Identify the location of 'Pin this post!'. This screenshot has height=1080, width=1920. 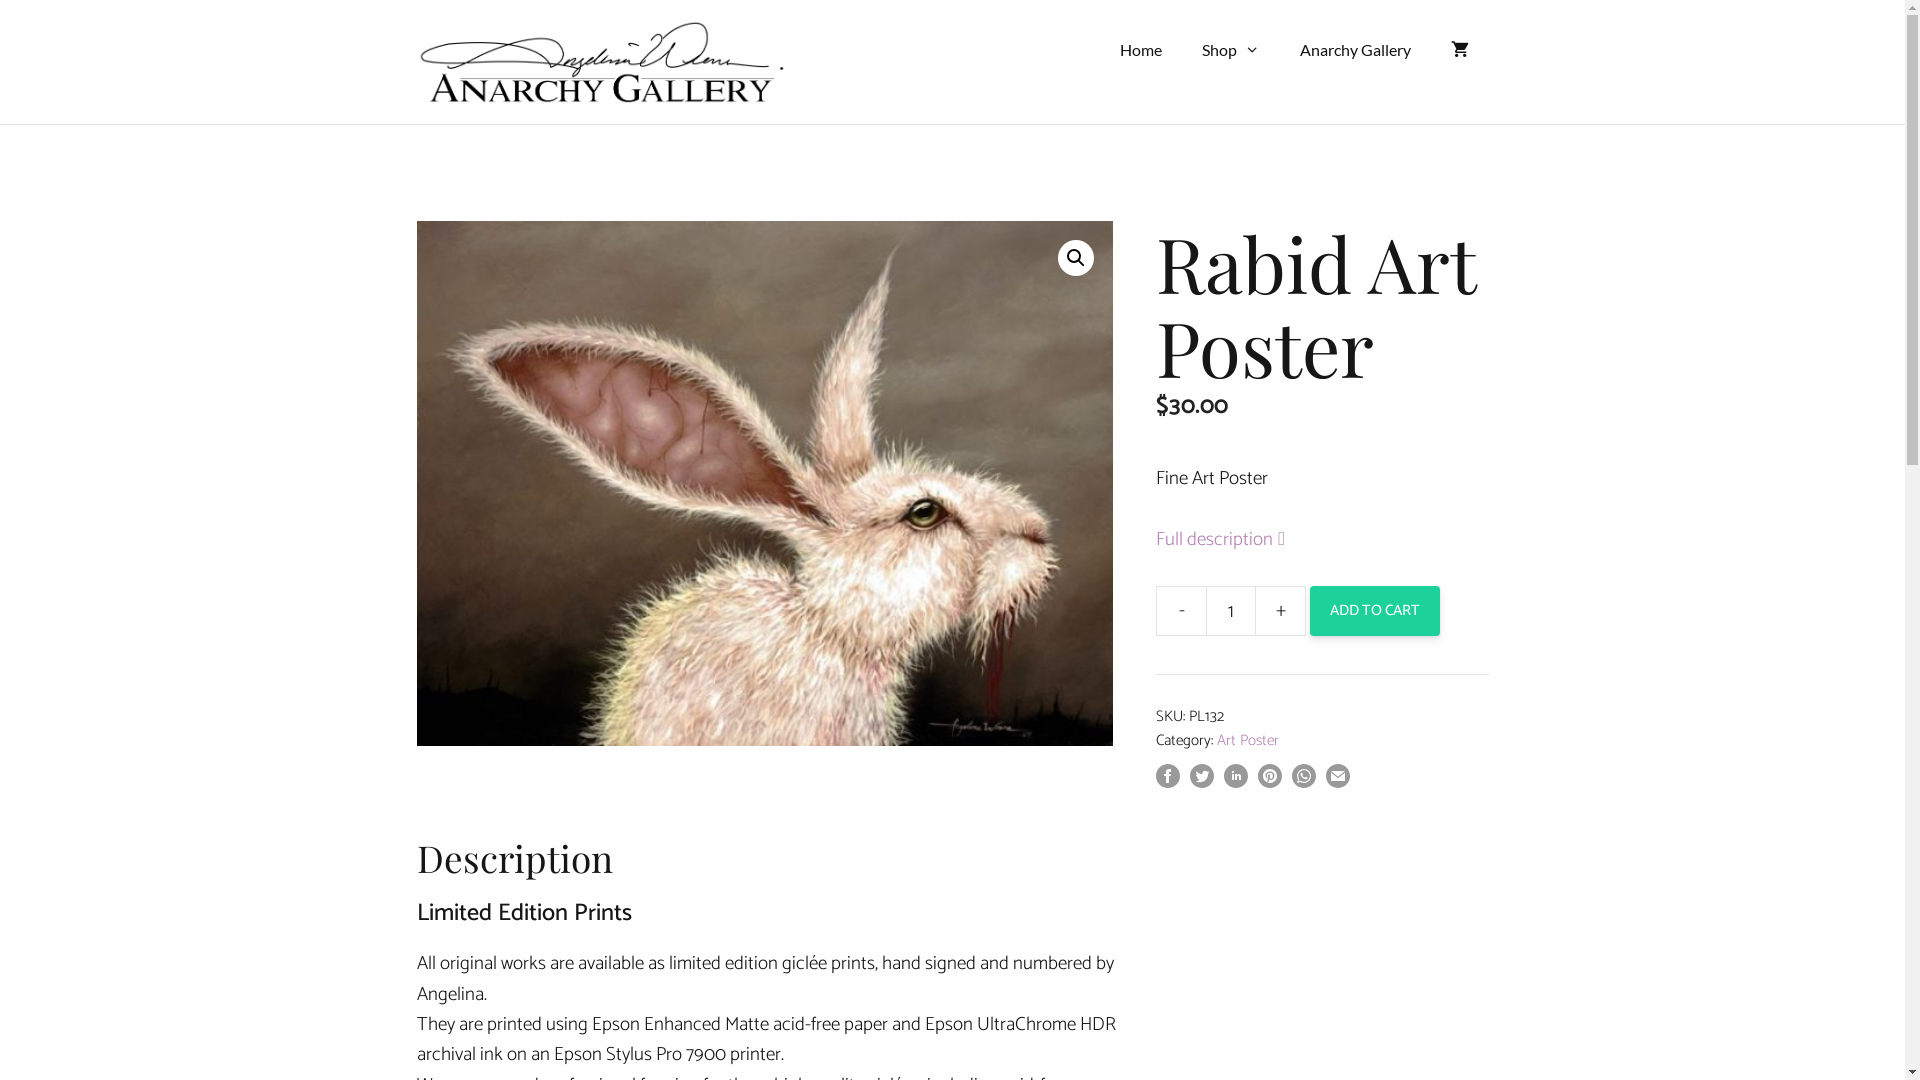
(1269, 781).